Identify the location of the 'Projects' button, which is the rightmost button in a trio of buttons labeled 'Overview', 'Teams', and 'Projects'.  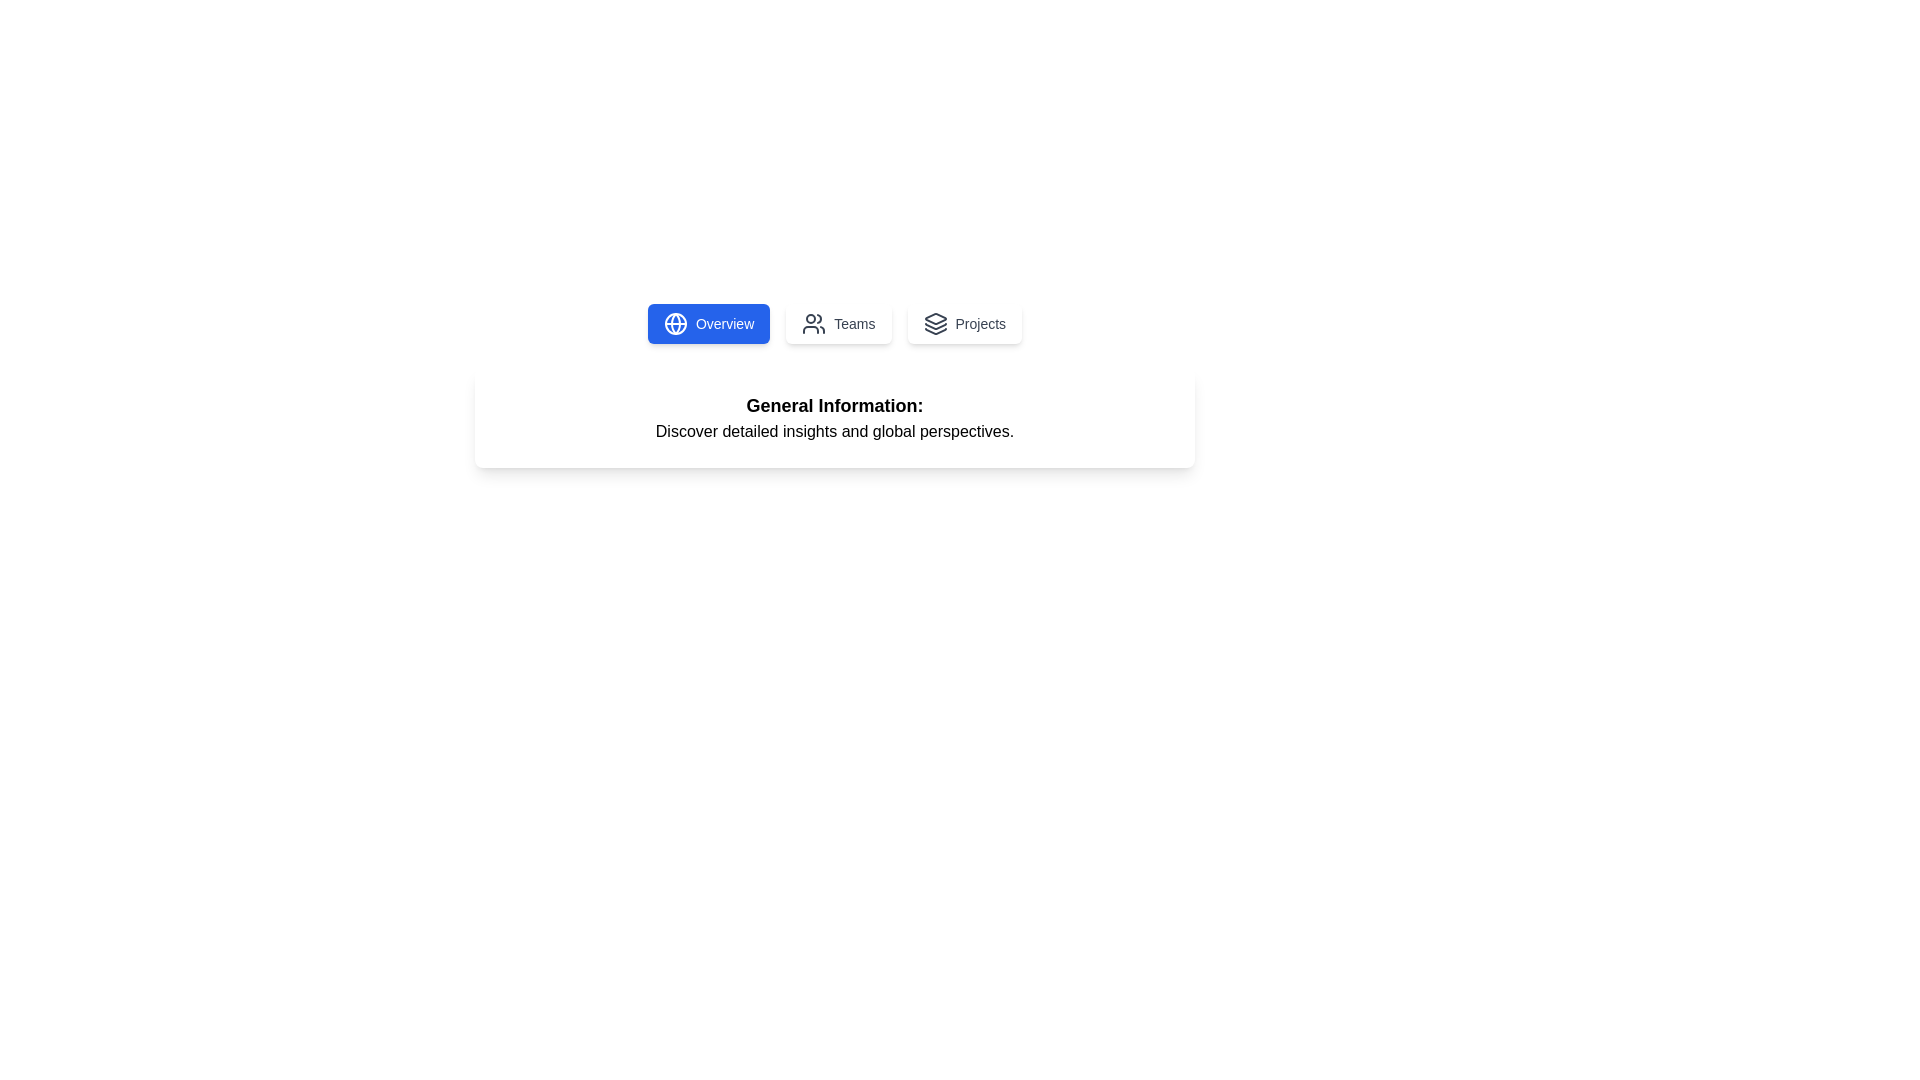
(964, 323).